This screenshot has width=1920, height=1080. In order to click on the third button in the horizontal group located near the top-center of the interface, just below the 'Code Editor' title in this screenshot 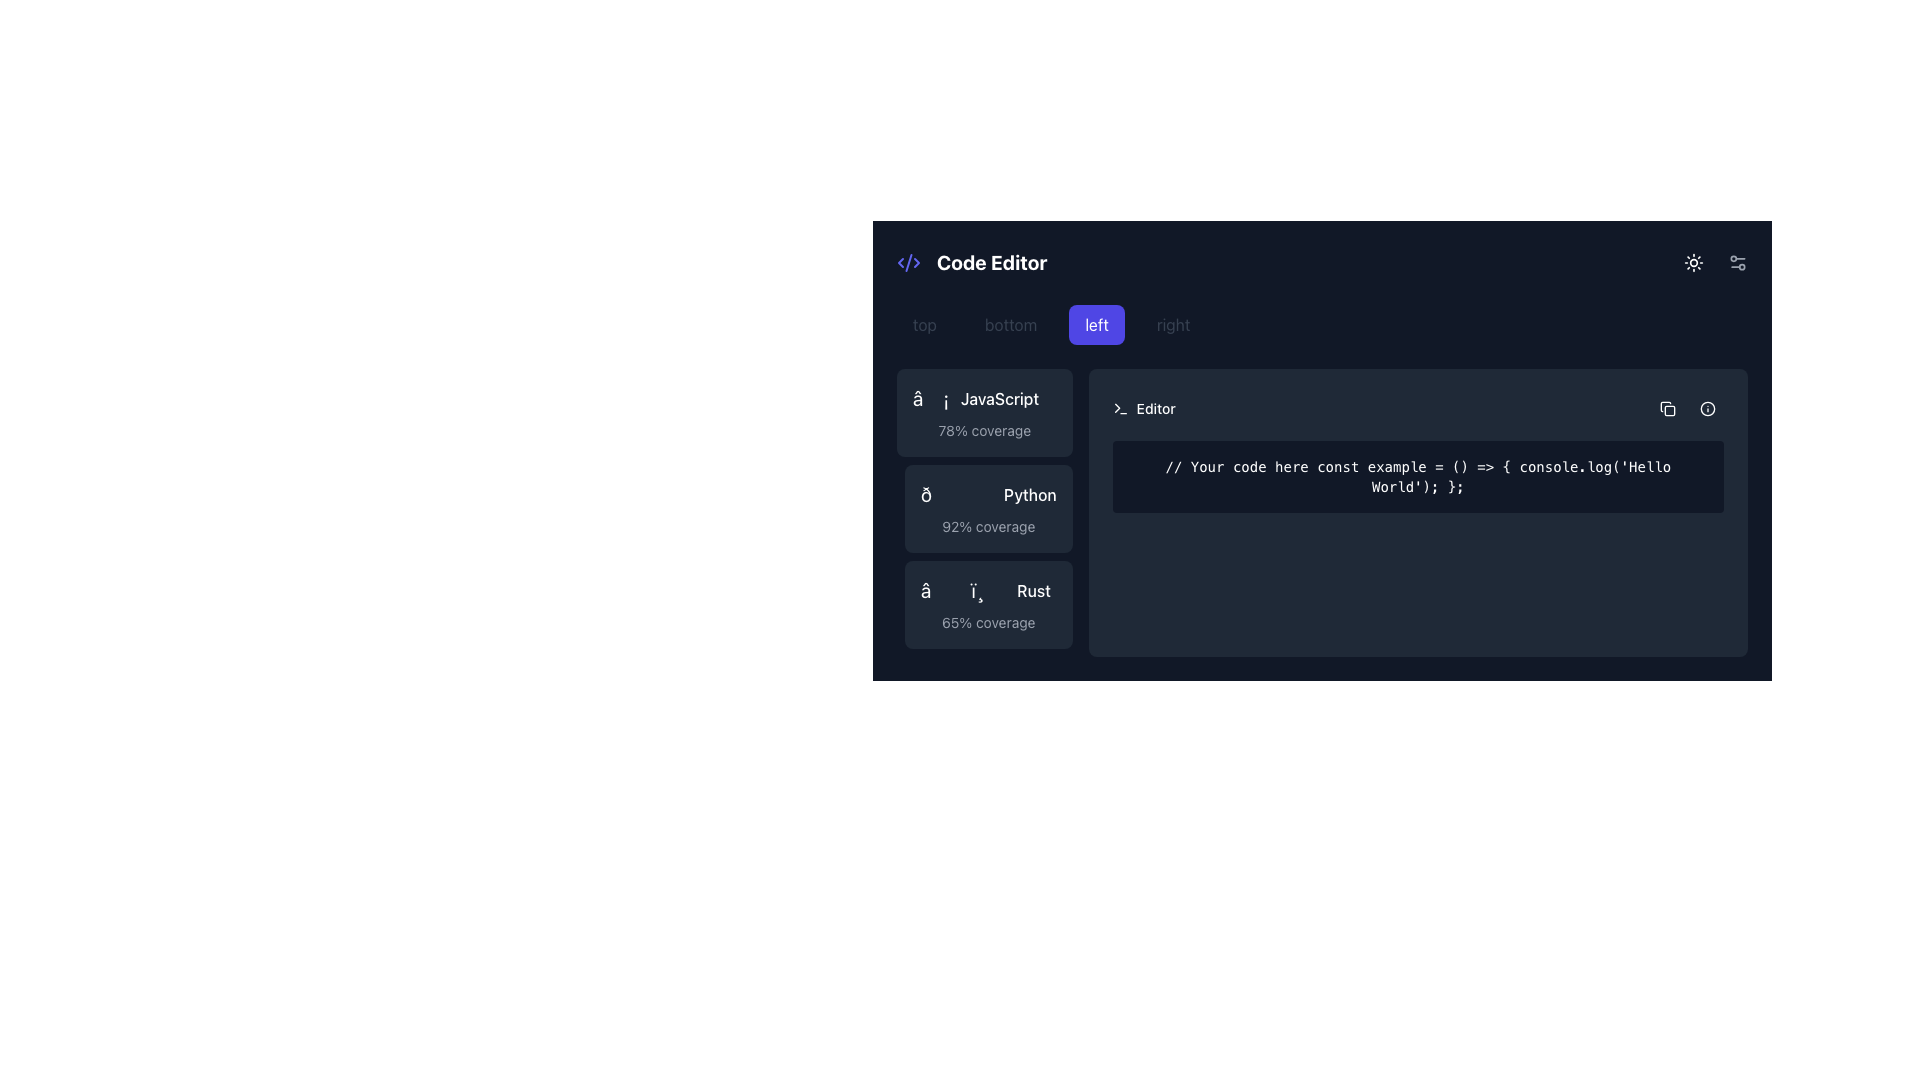, I will do `click(1322, 323)`.